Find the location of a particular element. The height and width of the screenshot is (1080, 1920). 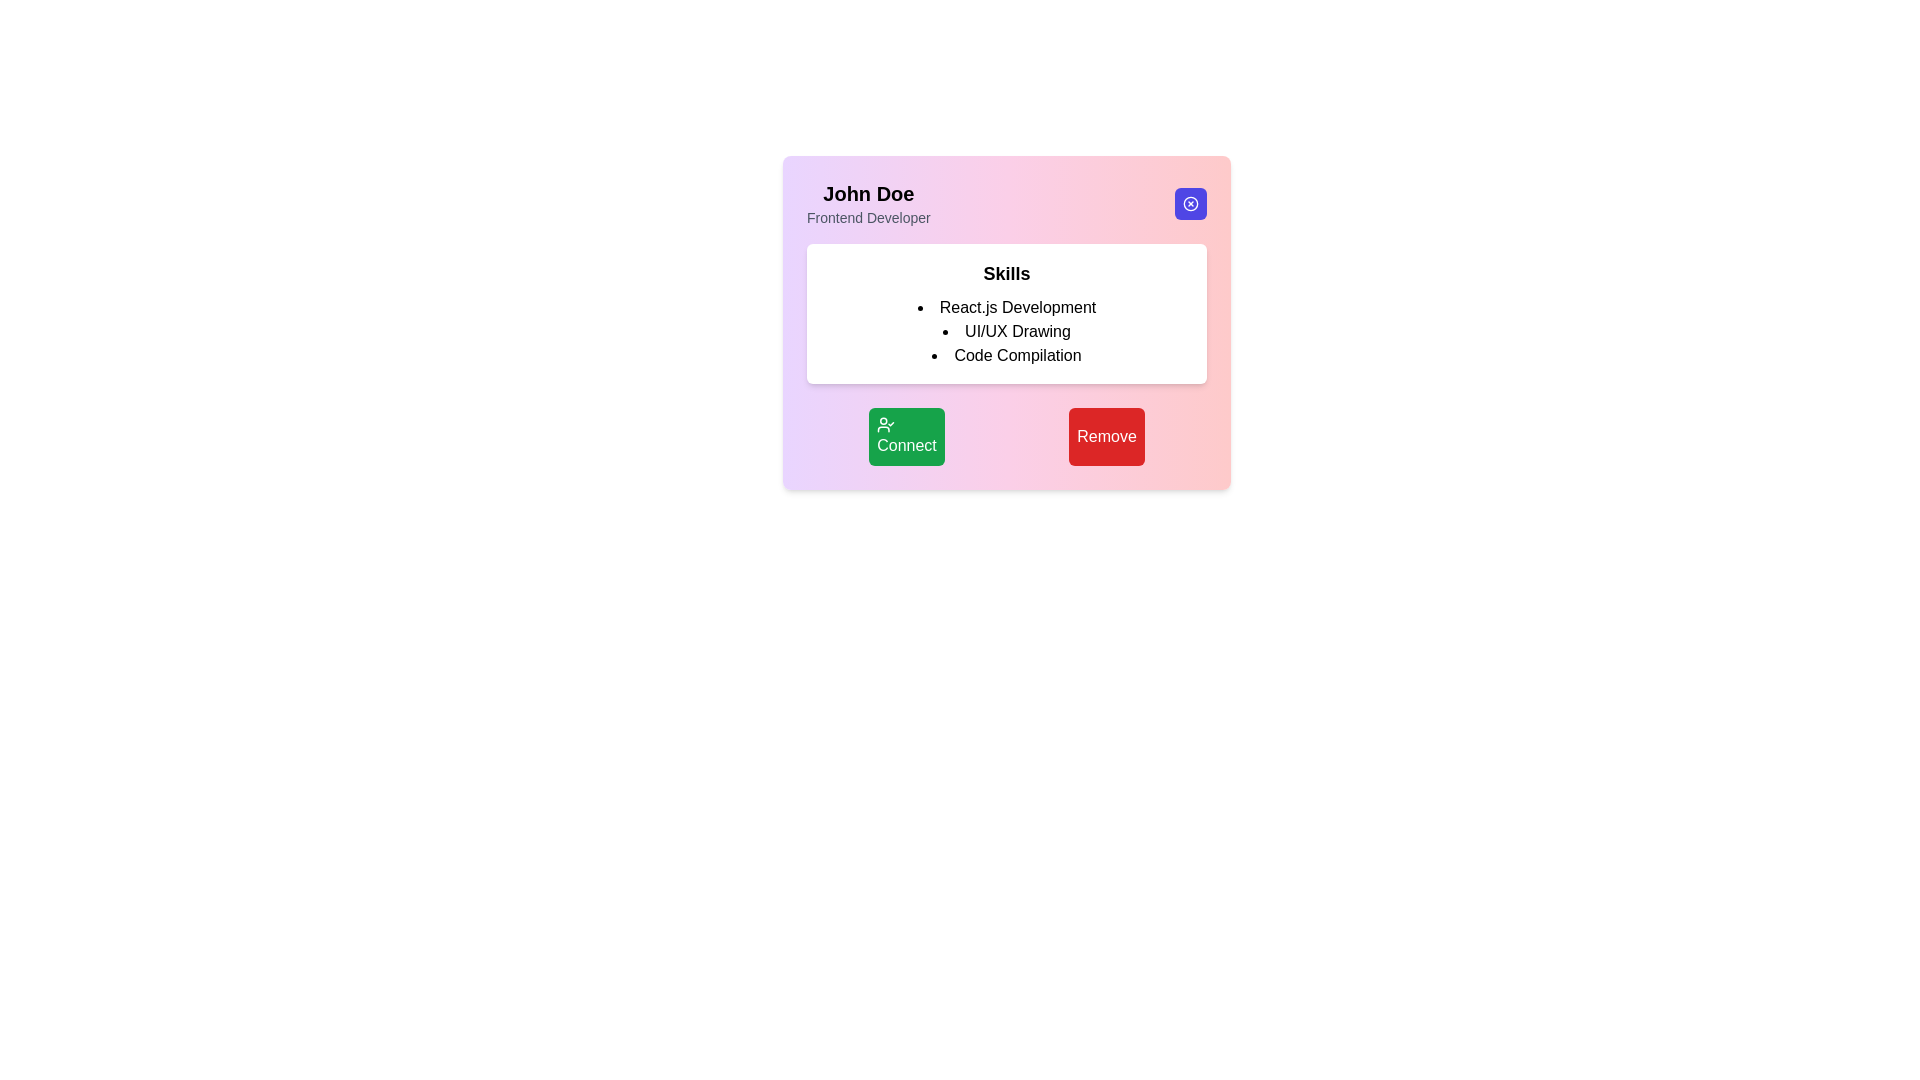

the text label displaying 'Frontend Developer' located directly below the 'John Doe' label in a colored card is located at coordinates (868, 218).